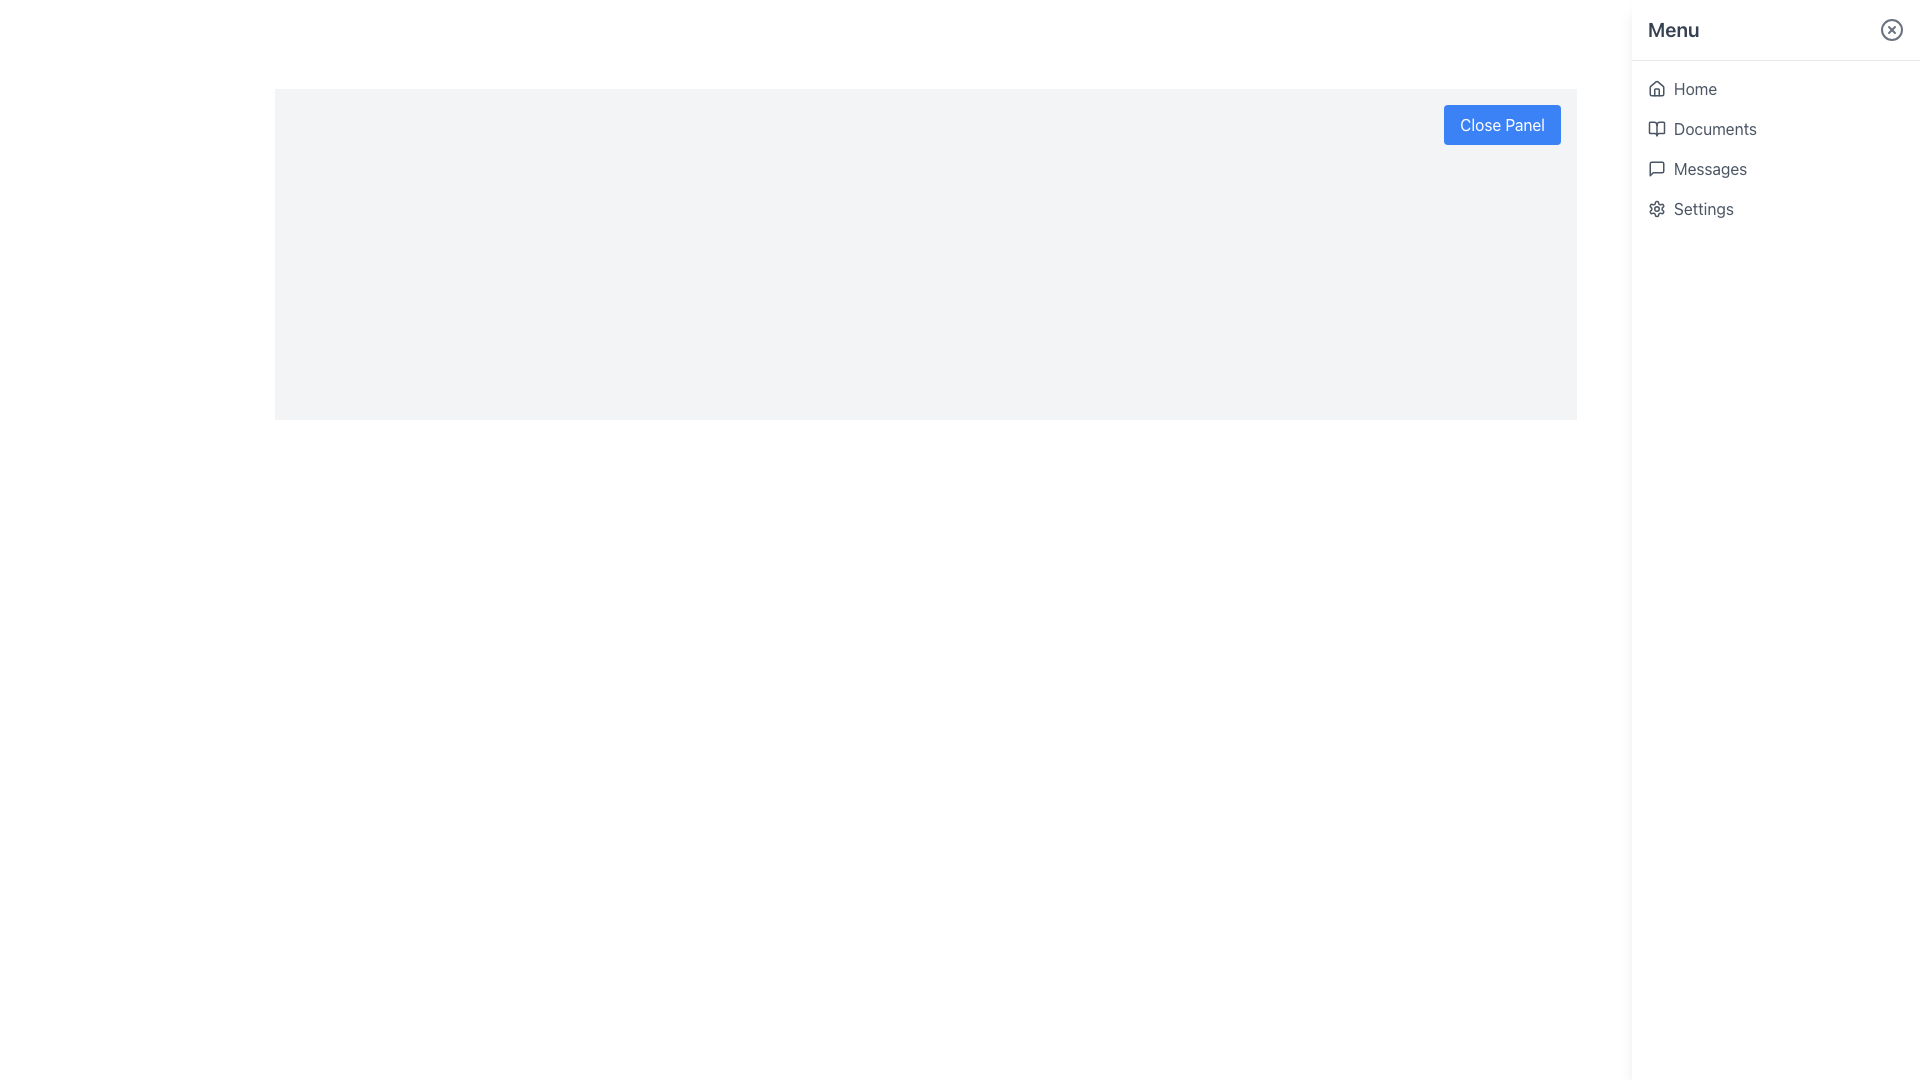  Describe the element at coordinates (1776, 148) in the screenshot. I see `the third menu item in the sidebar, which is located between 'Documents' and 'Settings'` at that location.